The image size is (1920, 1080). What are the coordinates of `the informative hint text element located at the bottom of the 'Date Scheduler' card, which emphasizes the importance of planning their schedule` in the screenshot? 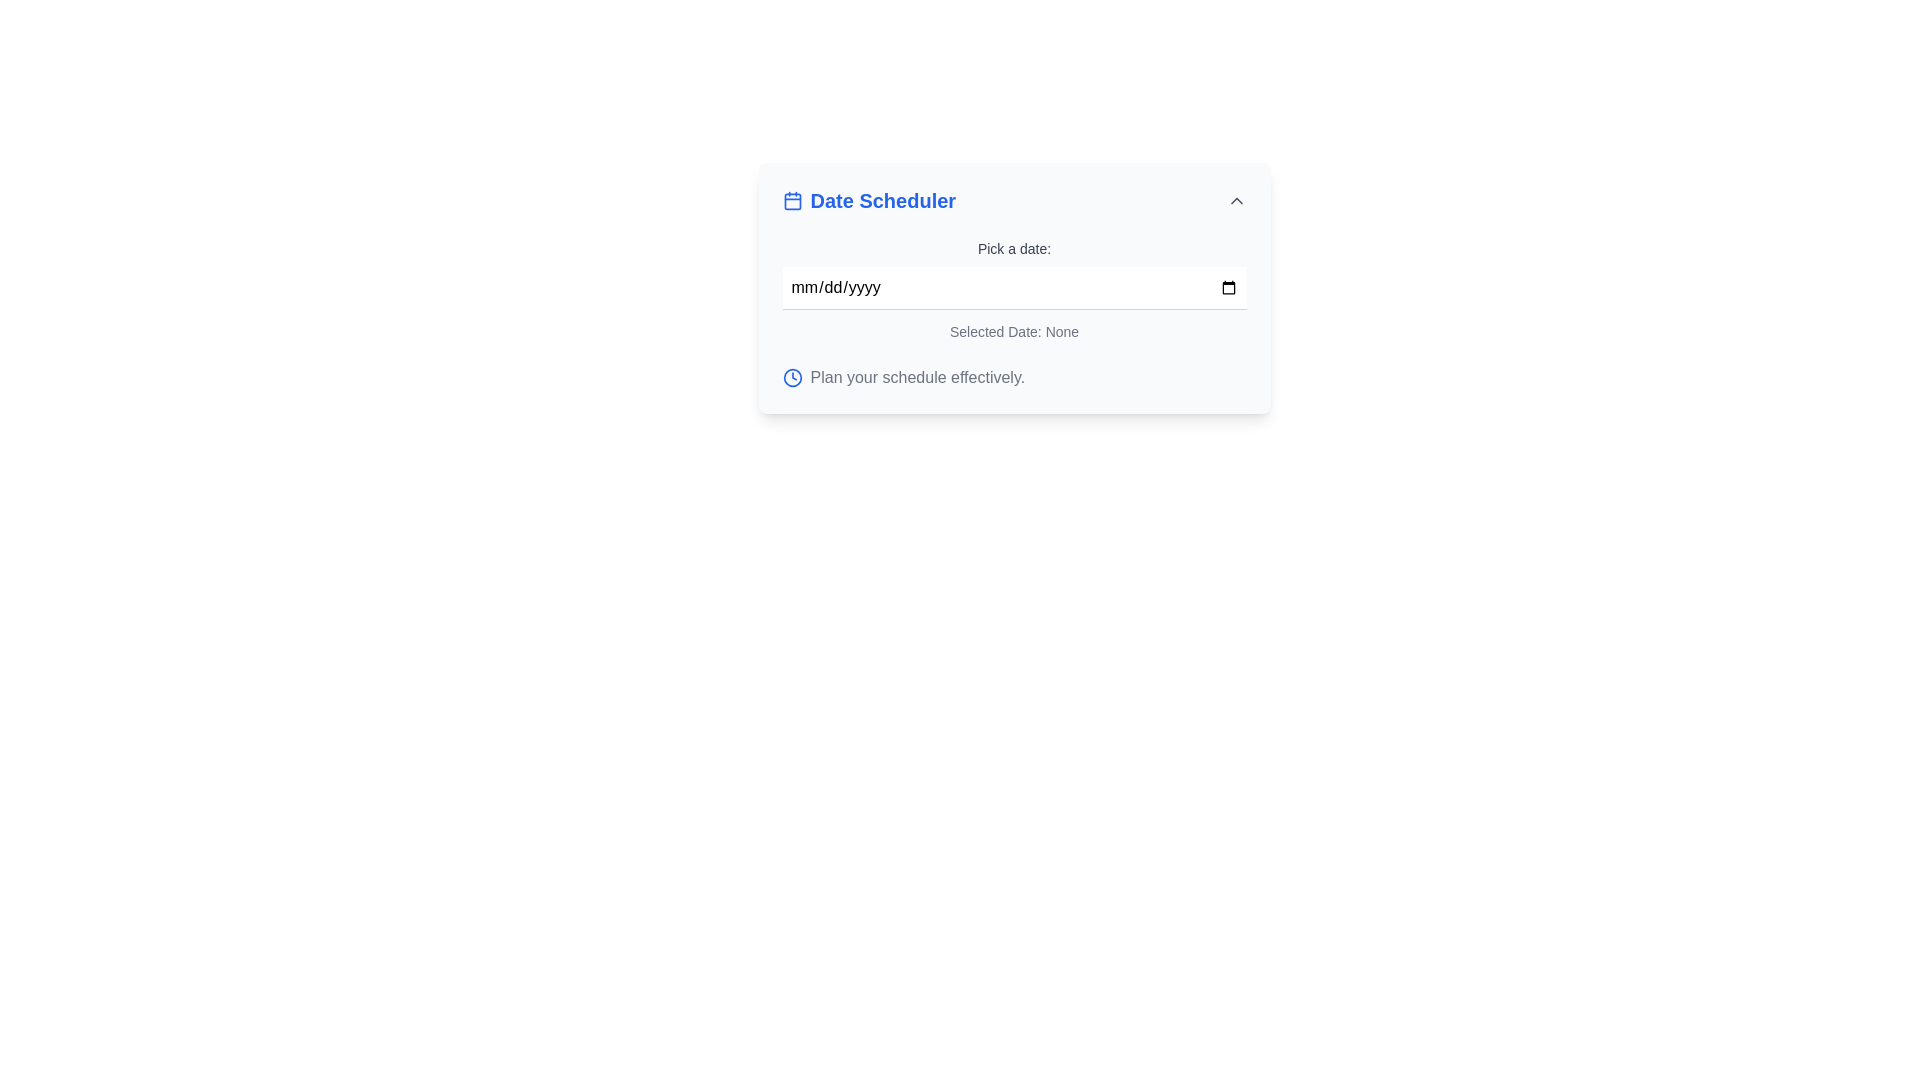 It's located at (1014, 378).